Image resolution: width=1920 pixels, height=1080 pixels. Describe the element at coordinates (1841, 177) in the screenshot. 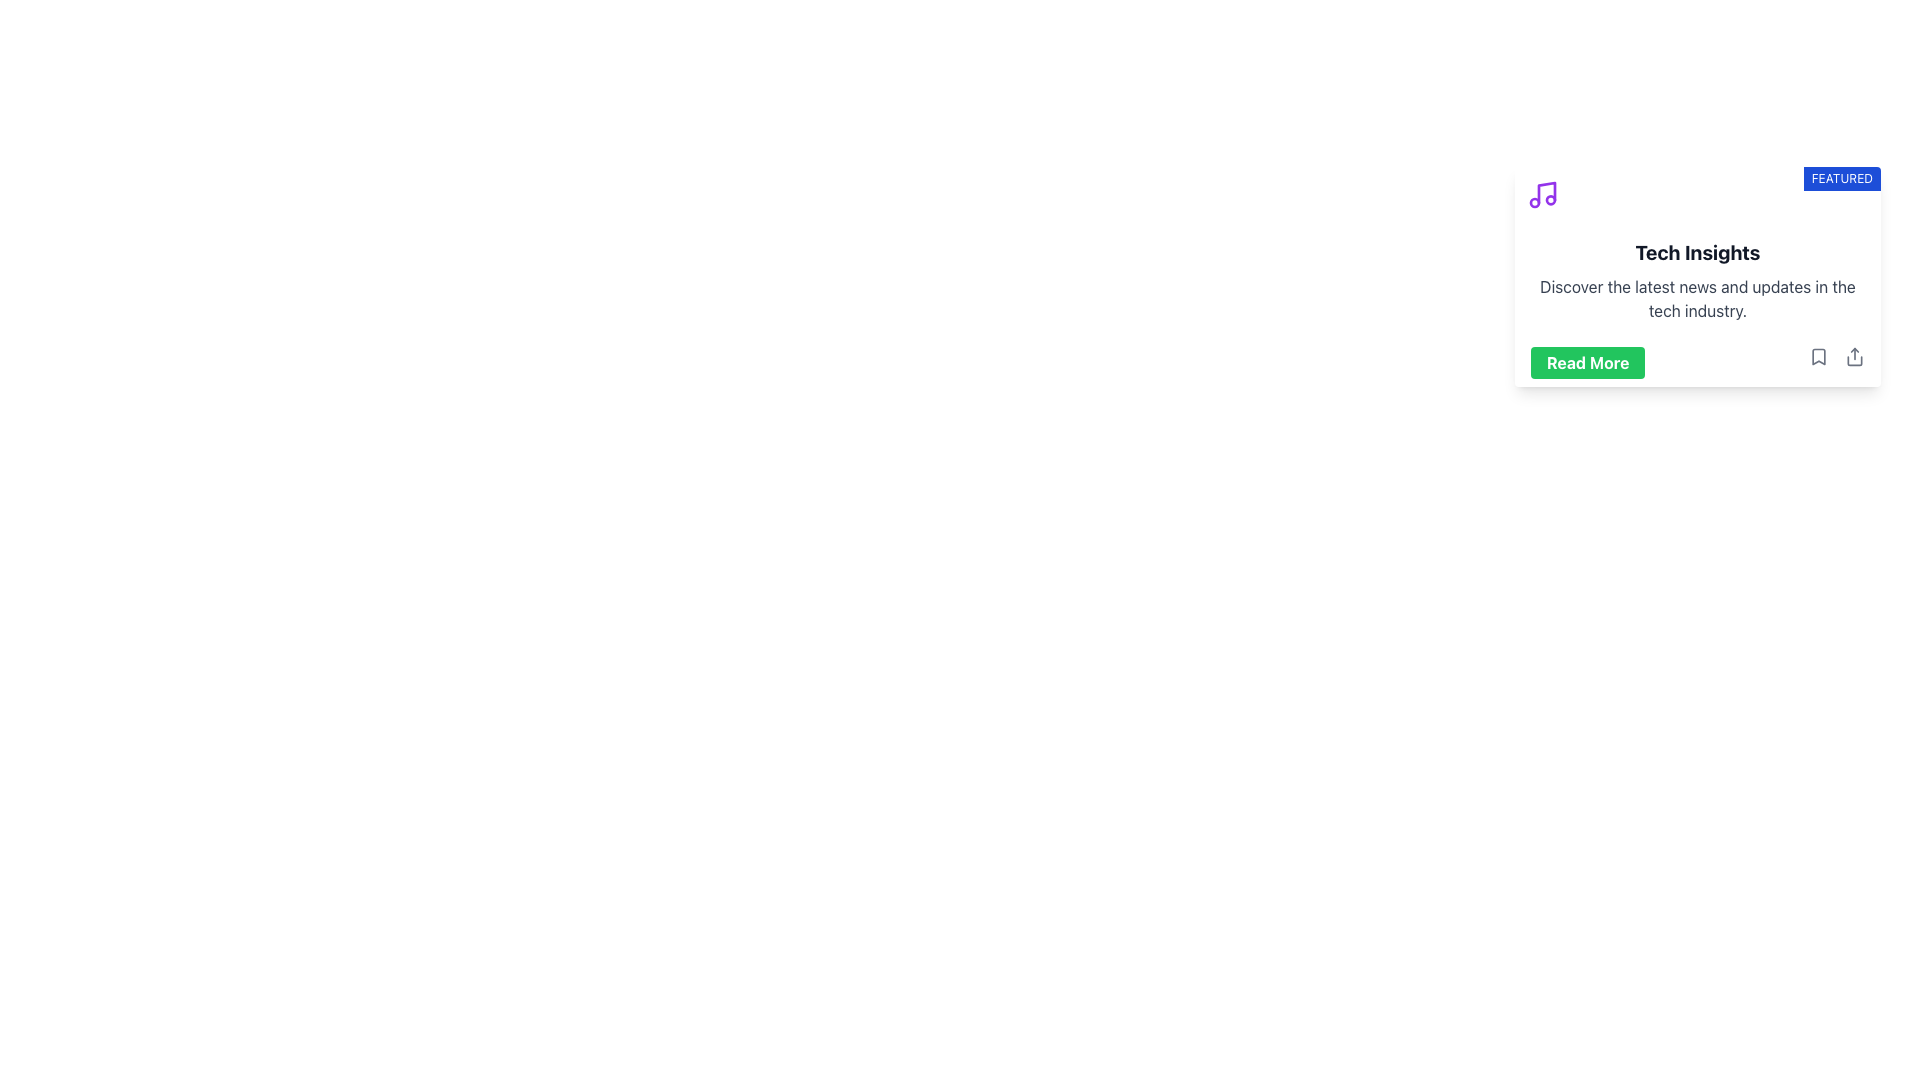

I see `displayed text 'FEATURED' from the small rectangular label with a blue background located at the top right corner of the card` at that location.